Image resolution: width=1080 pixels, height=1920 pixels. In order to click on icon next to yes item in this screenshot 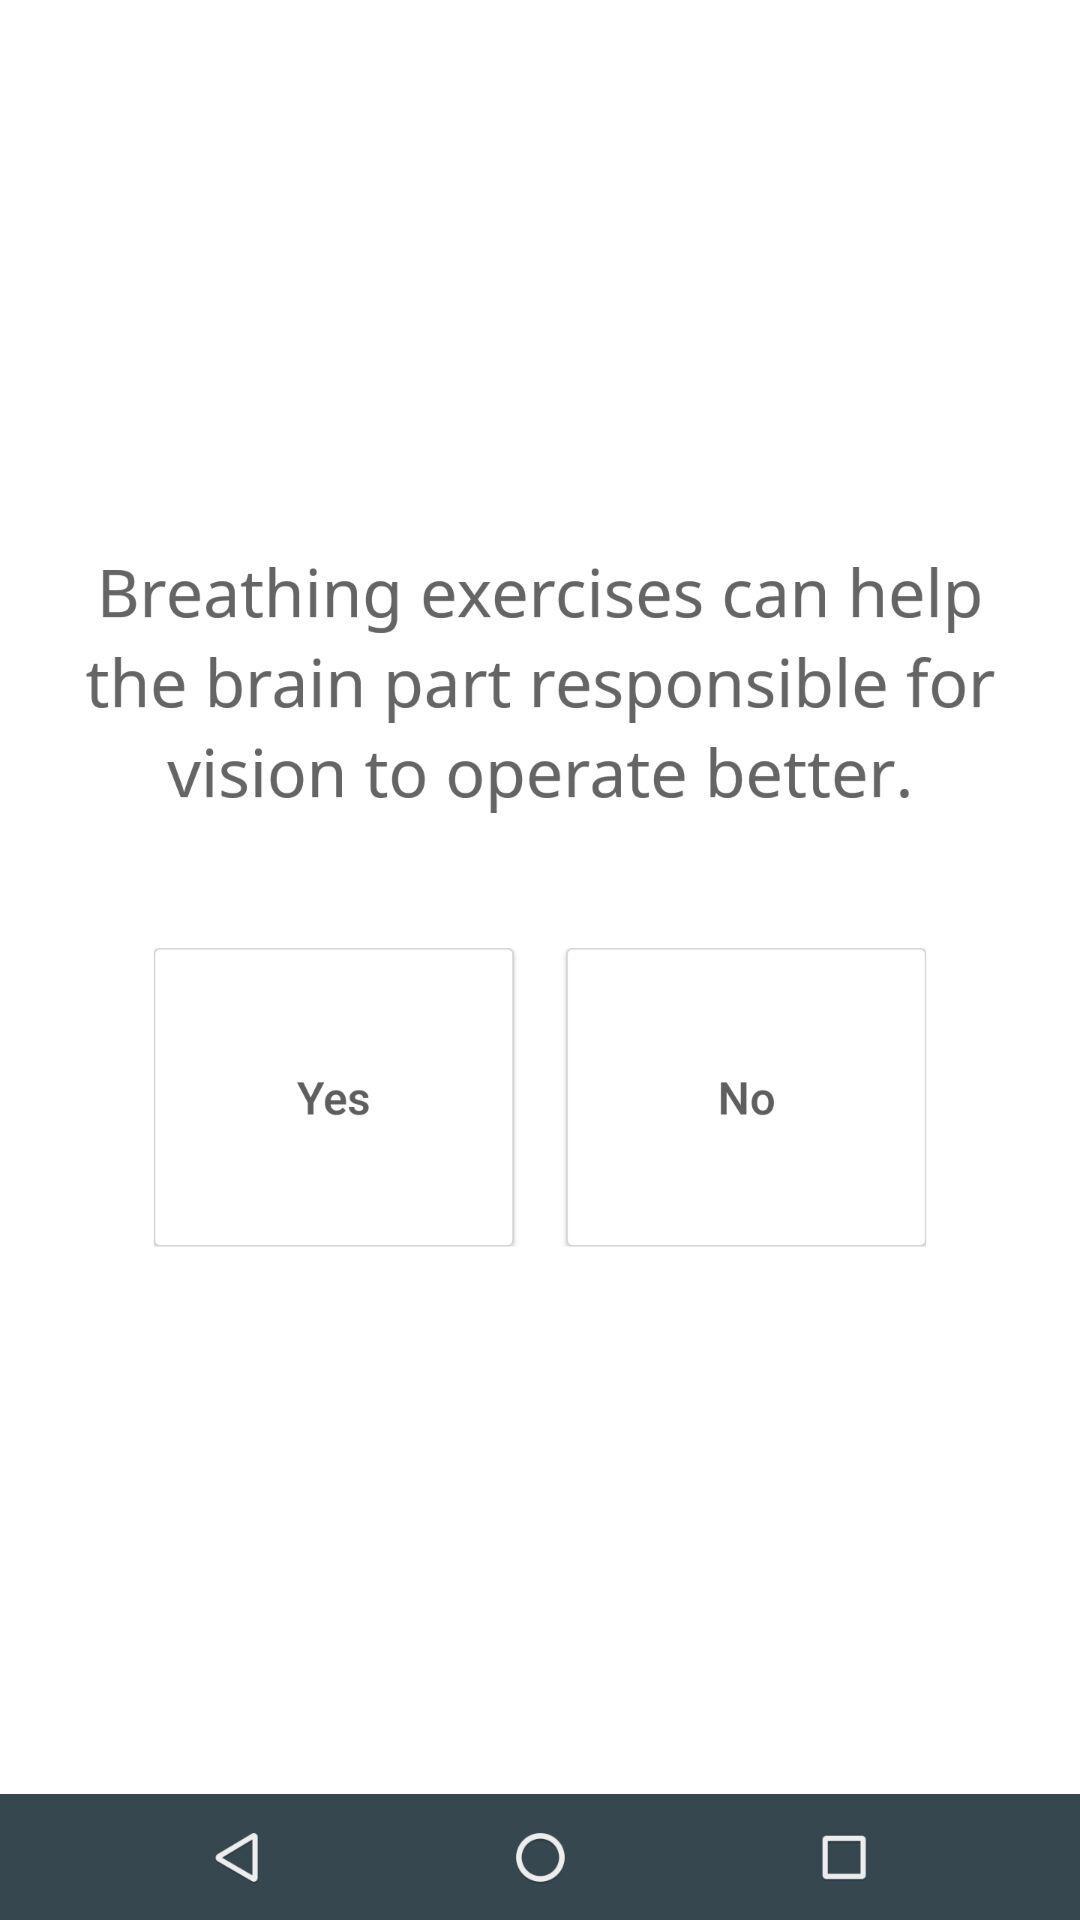, I will do `click(746, 1096)`.